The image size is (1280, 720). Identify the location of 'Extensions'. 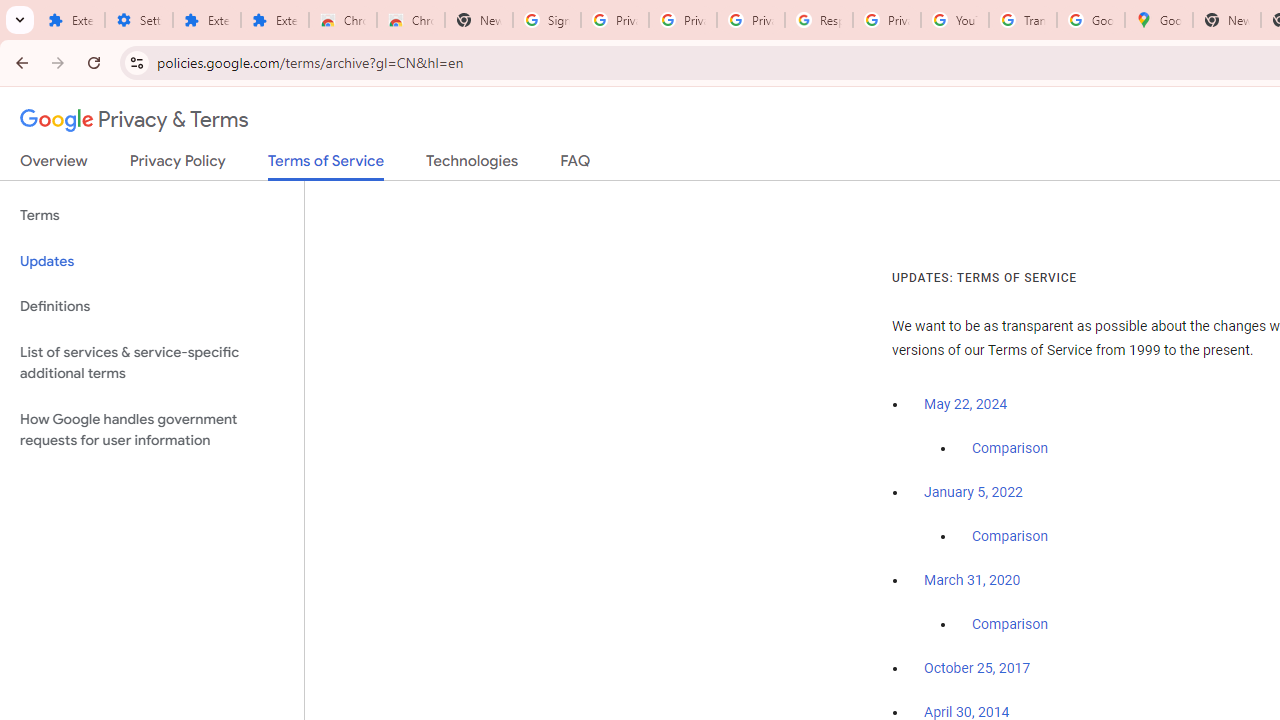
(273, 20).